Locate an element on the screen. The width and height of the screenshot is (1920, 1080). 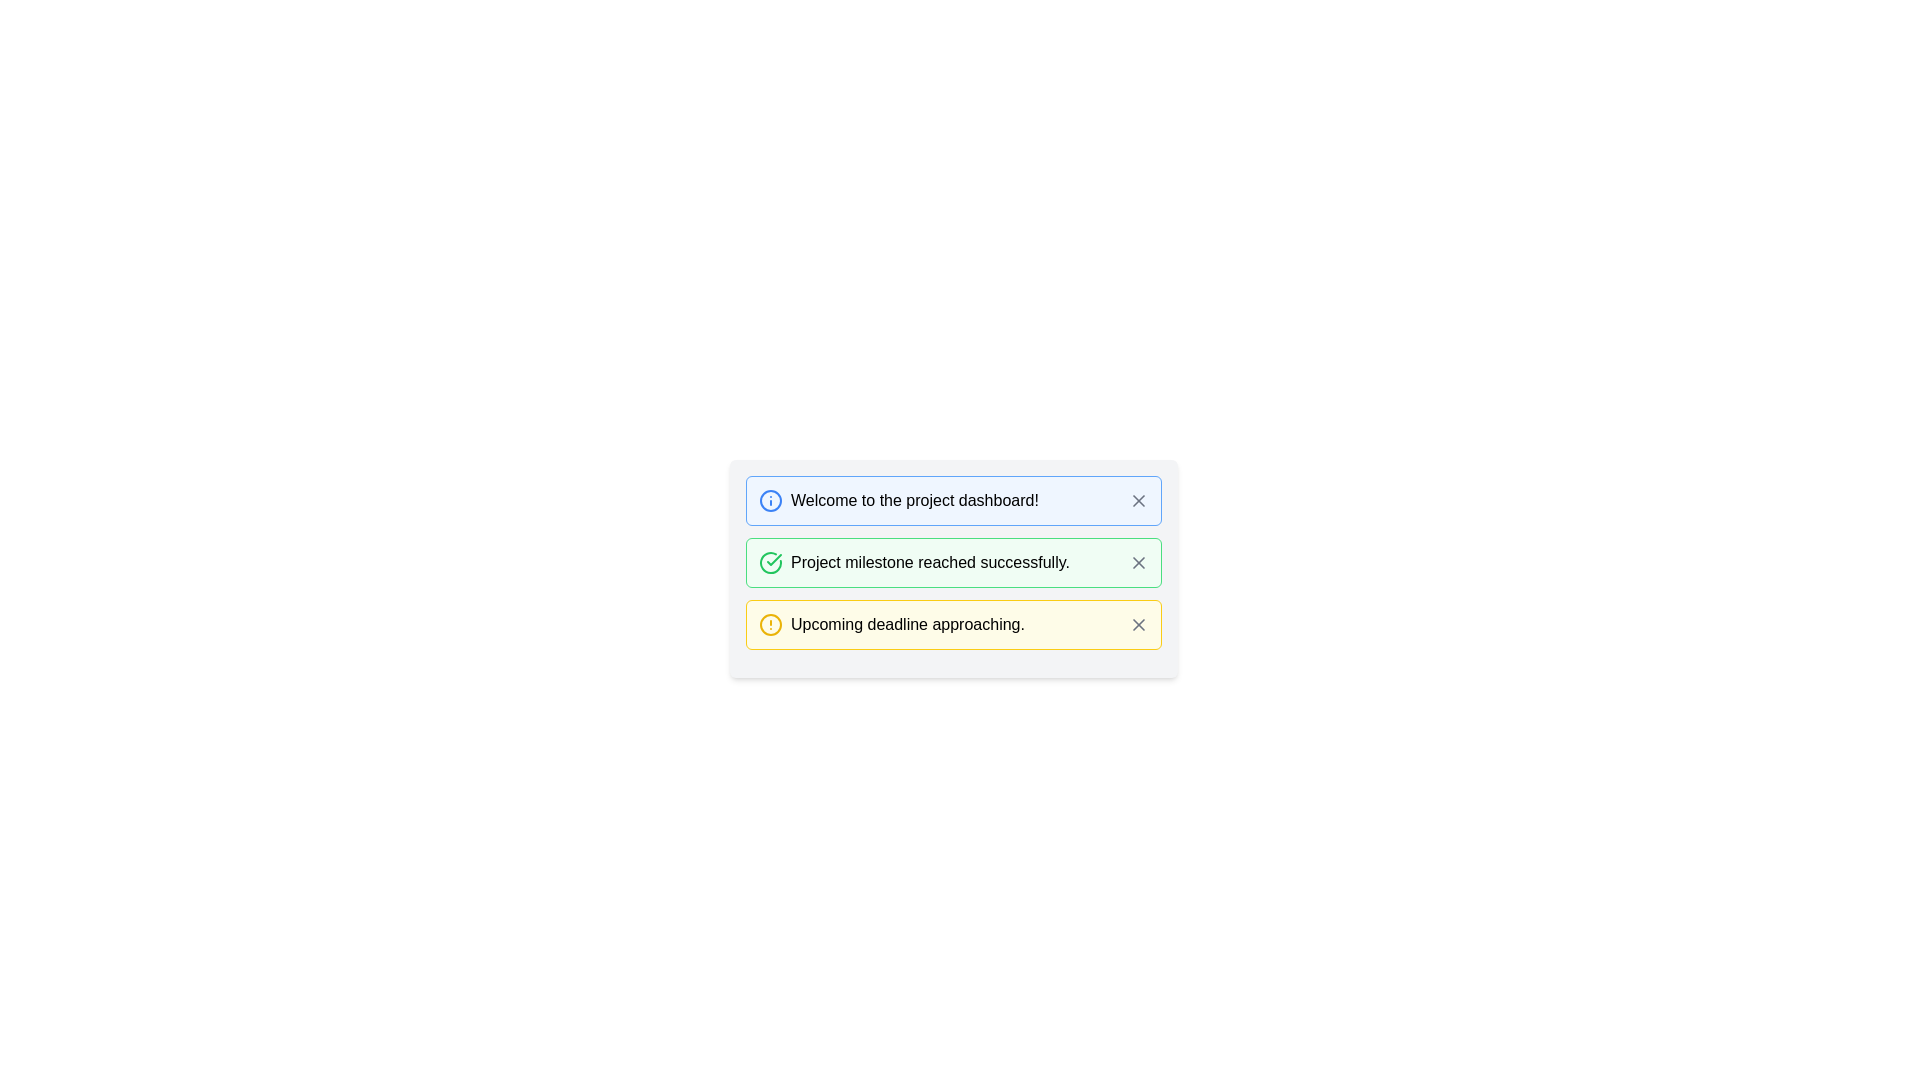
the welcoming message Text caption with an accompanying icon located at the upper-left area of the project dashboard is located at coordinates (897, 500).